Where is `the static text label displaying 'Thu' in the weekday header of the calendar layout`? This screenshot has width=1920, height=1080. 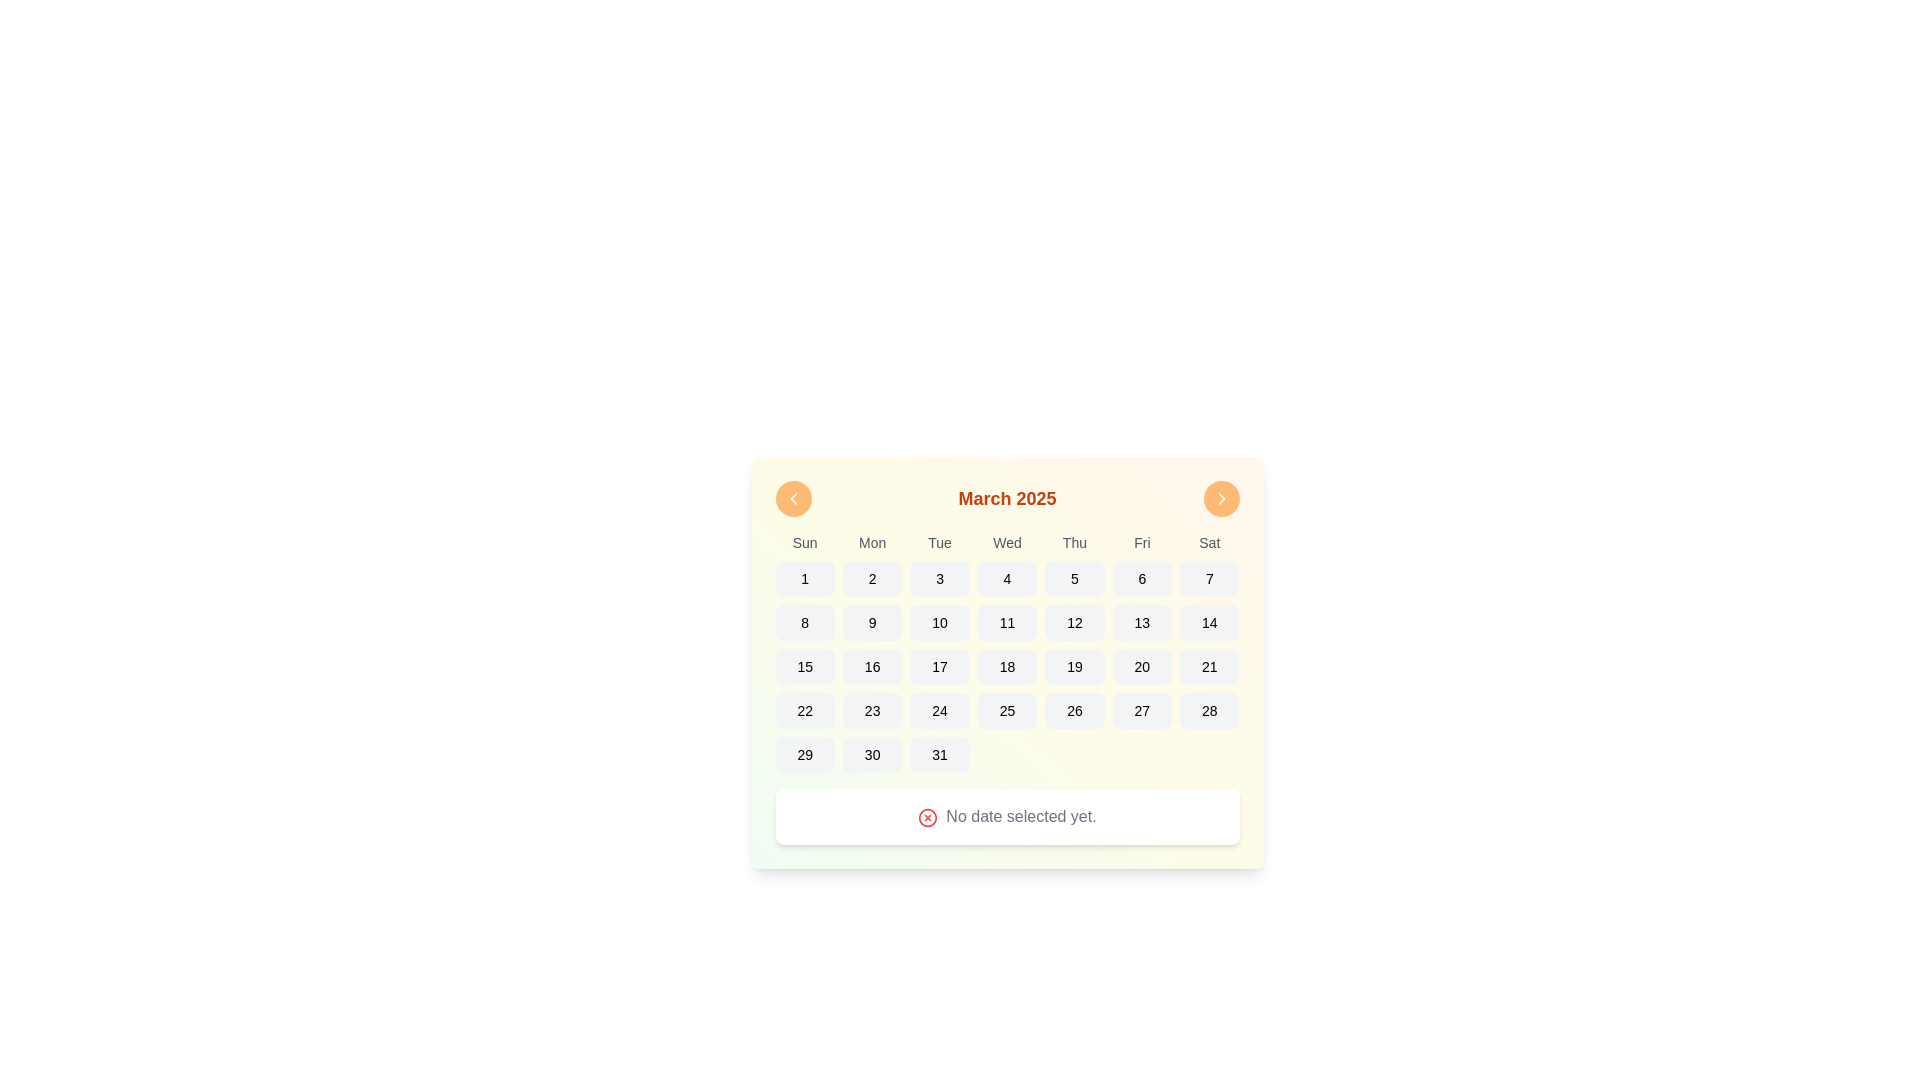
the static text label displaying 'Thu' in the weekday header of the calendar layout is located at coordinates (1074, 543).